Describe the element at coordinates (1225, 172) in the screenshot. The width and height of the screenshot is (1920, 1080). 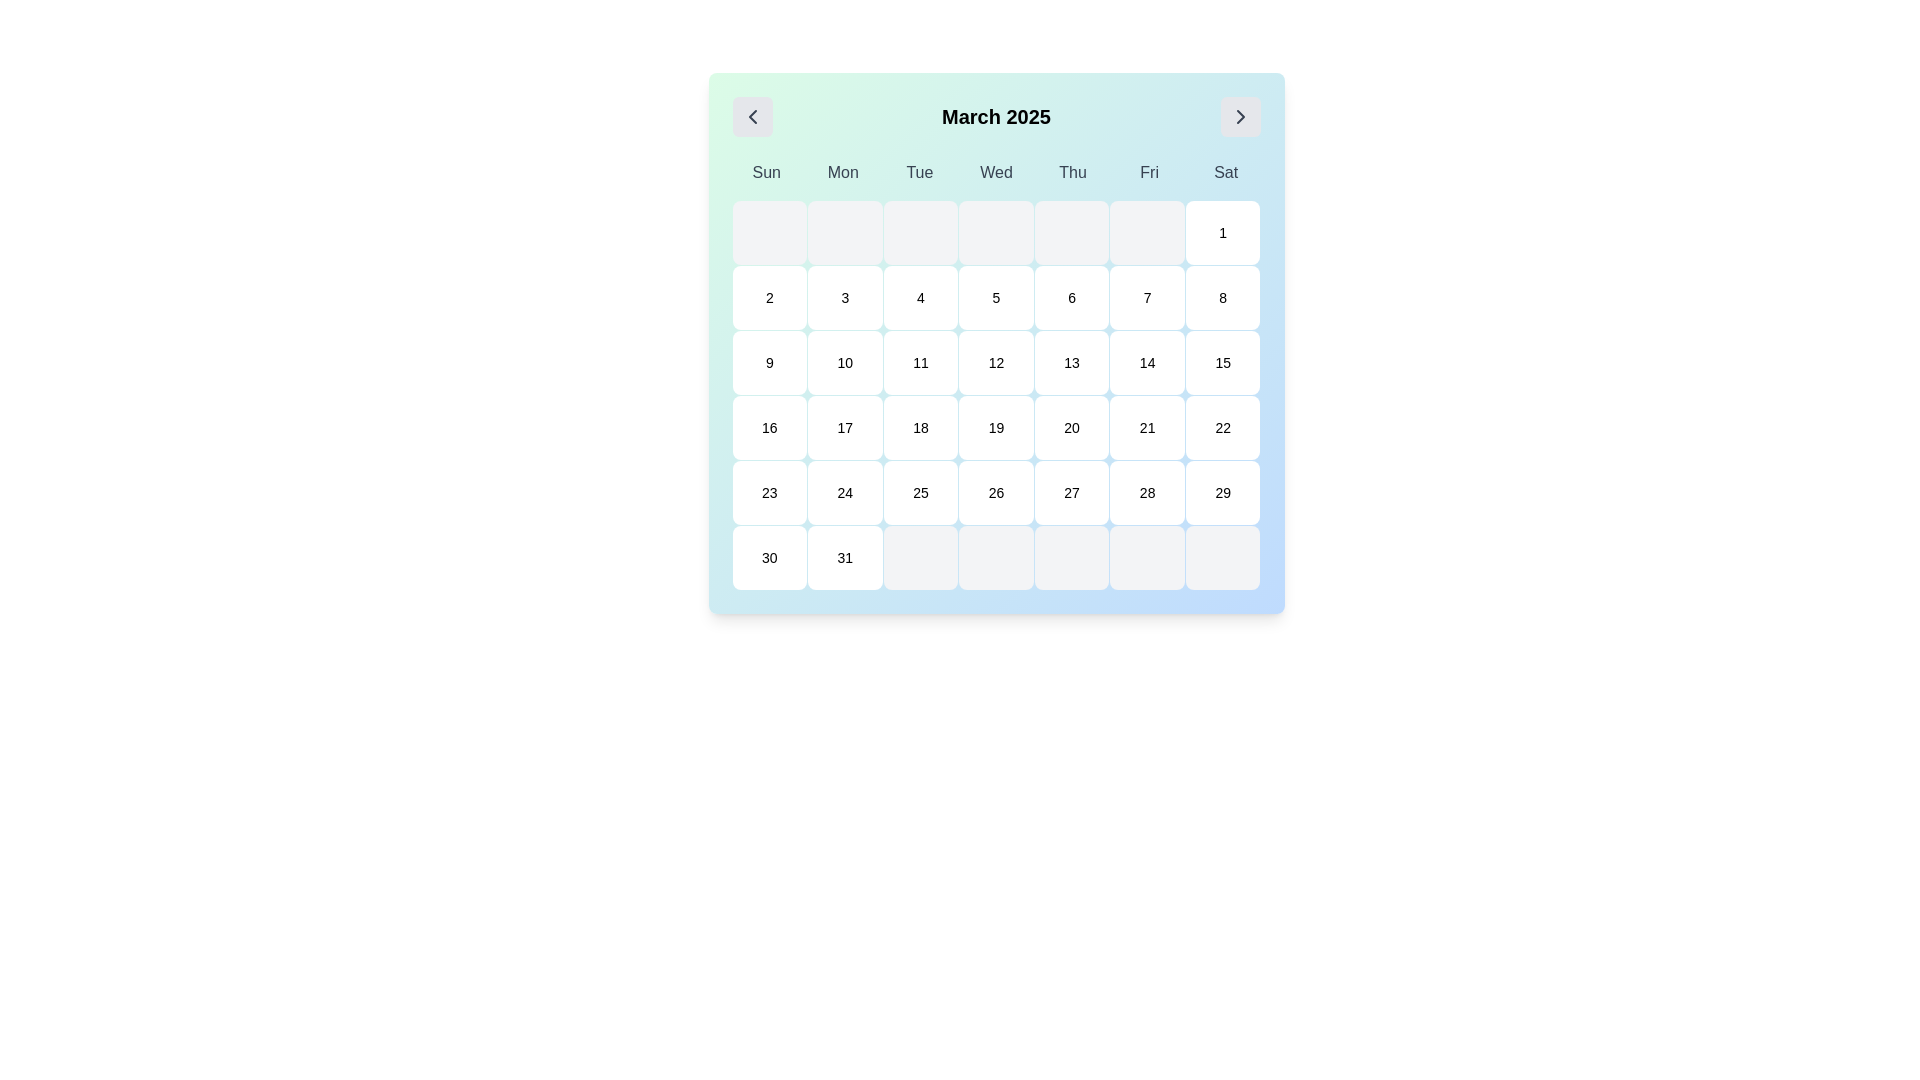
I see `the text label displaying 'Sat', which is the last item in a row of weekday names within a calendar interface, located at the top-right corner adjacent to 'Fri'` at that location.